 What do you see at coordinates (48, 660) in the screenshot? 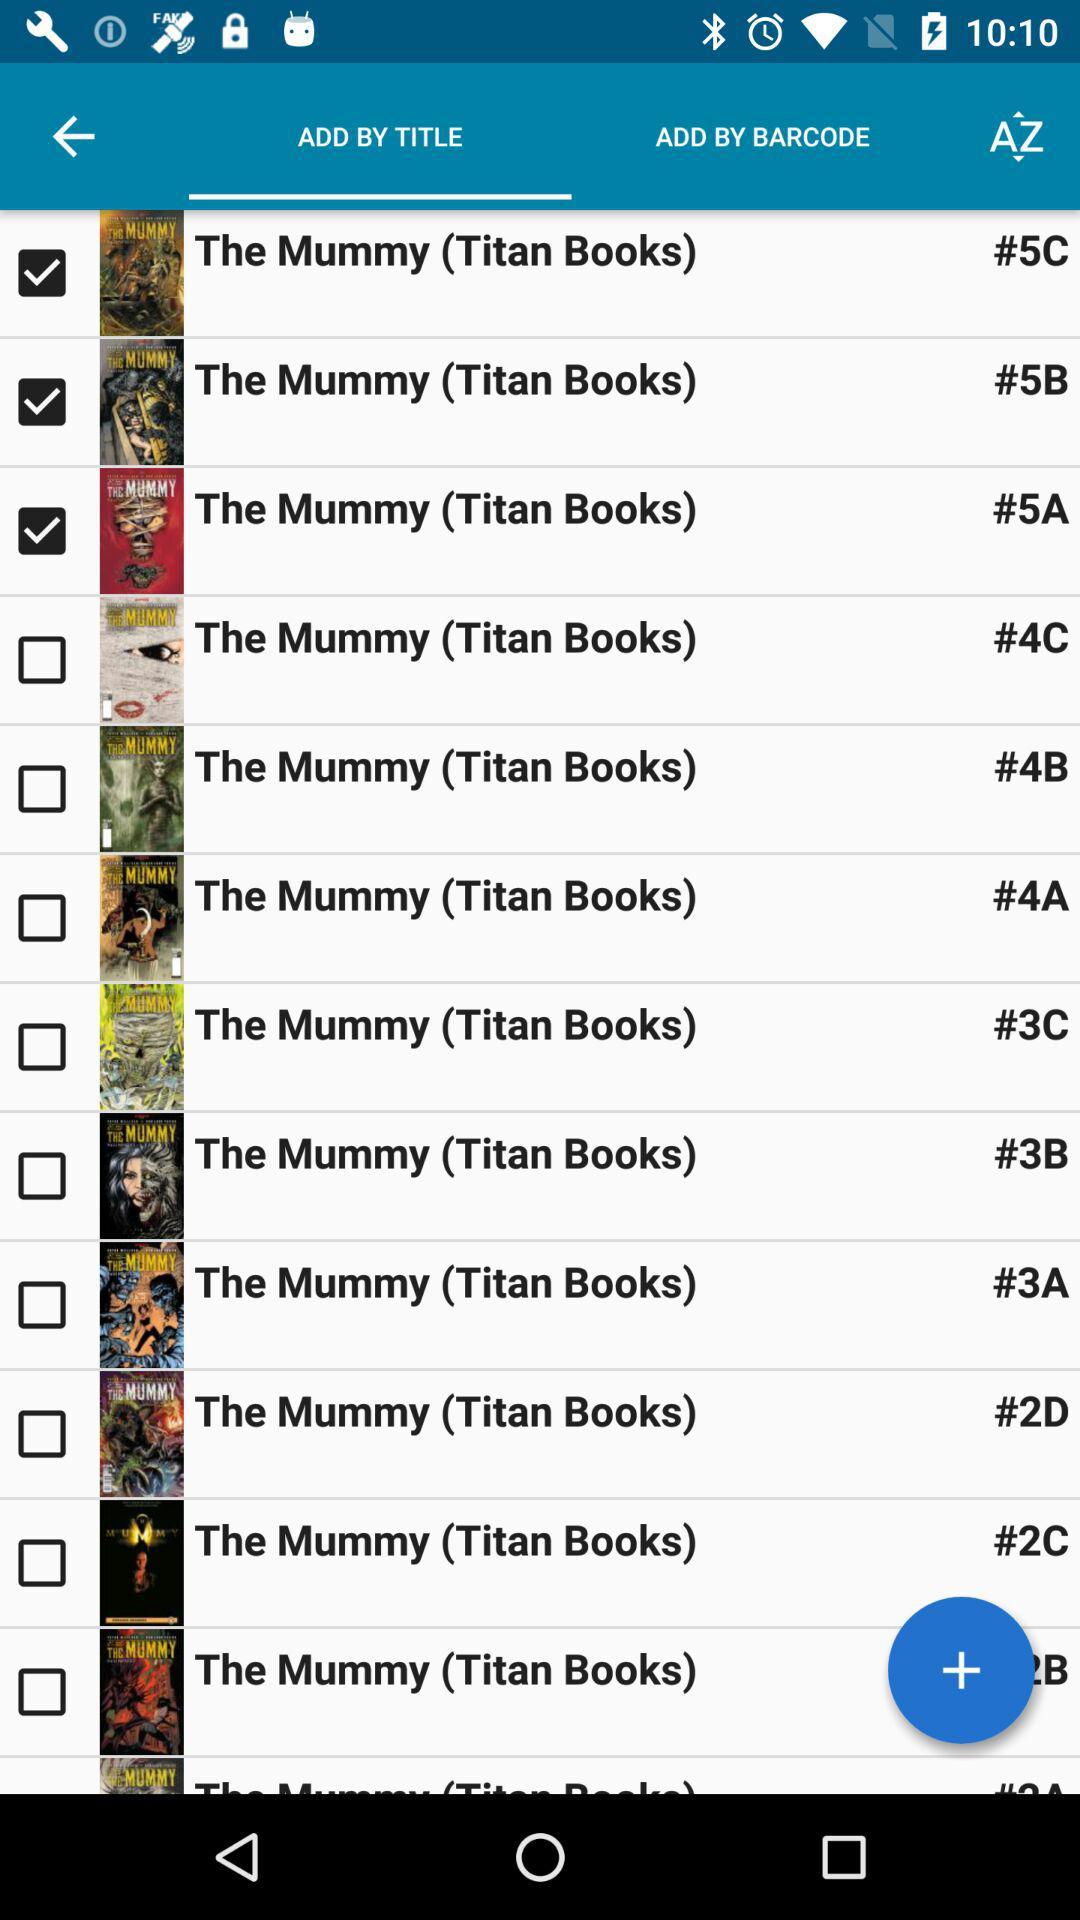
I see `the book 4c` at bounding box center [48, 660].